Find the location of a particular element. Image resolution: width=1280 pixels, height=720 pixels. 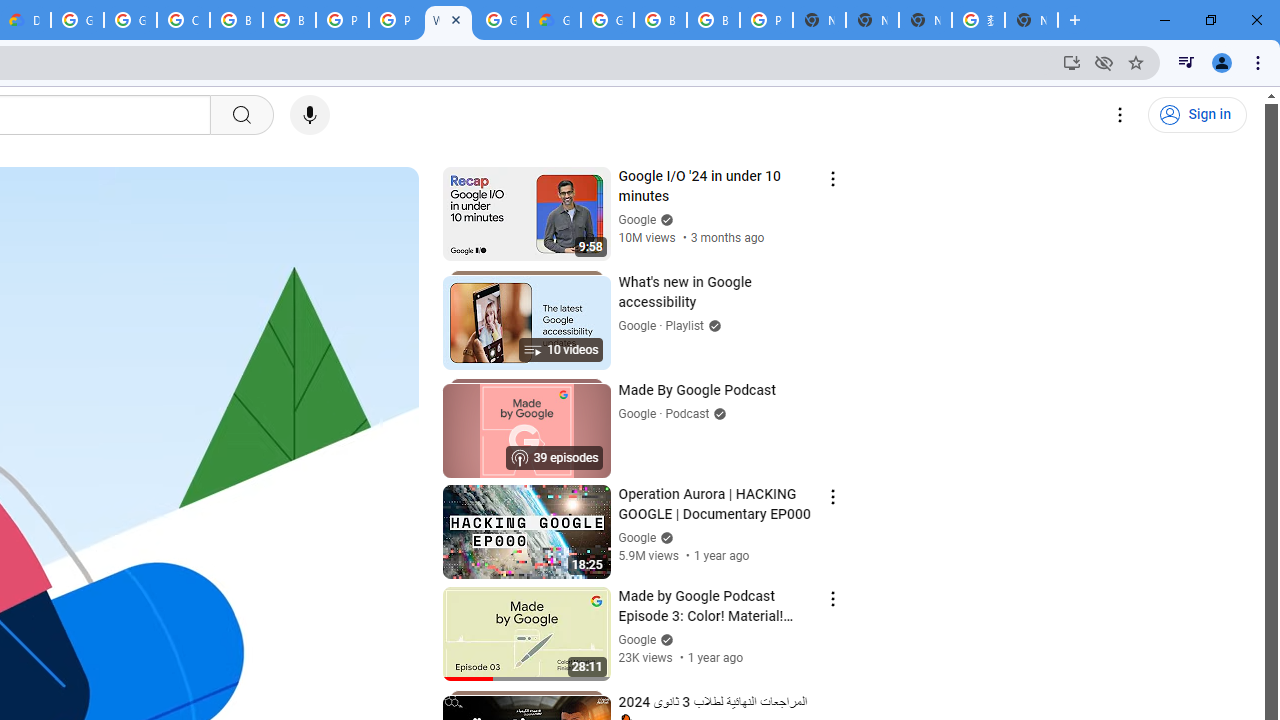

'New Tab' is located at coordinates (1031, 20).